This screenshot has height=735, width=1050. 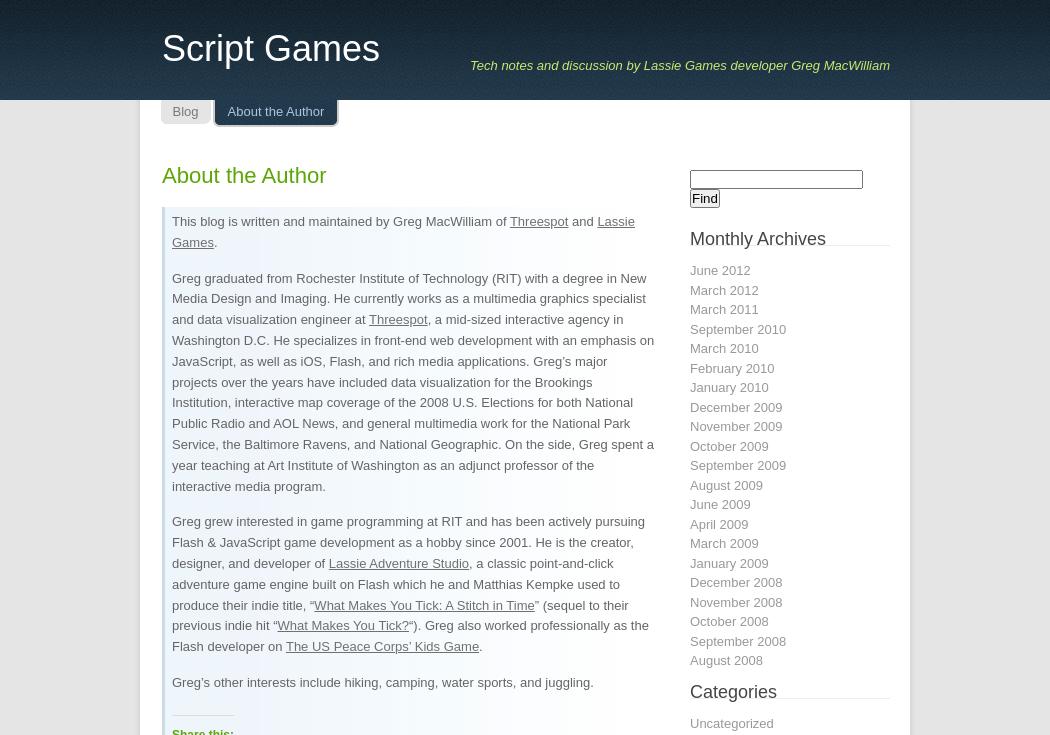 What do you see at coordinates (735, 406) in the screenshot?
I see `'December 2009'` at bounding box center [735, 406].